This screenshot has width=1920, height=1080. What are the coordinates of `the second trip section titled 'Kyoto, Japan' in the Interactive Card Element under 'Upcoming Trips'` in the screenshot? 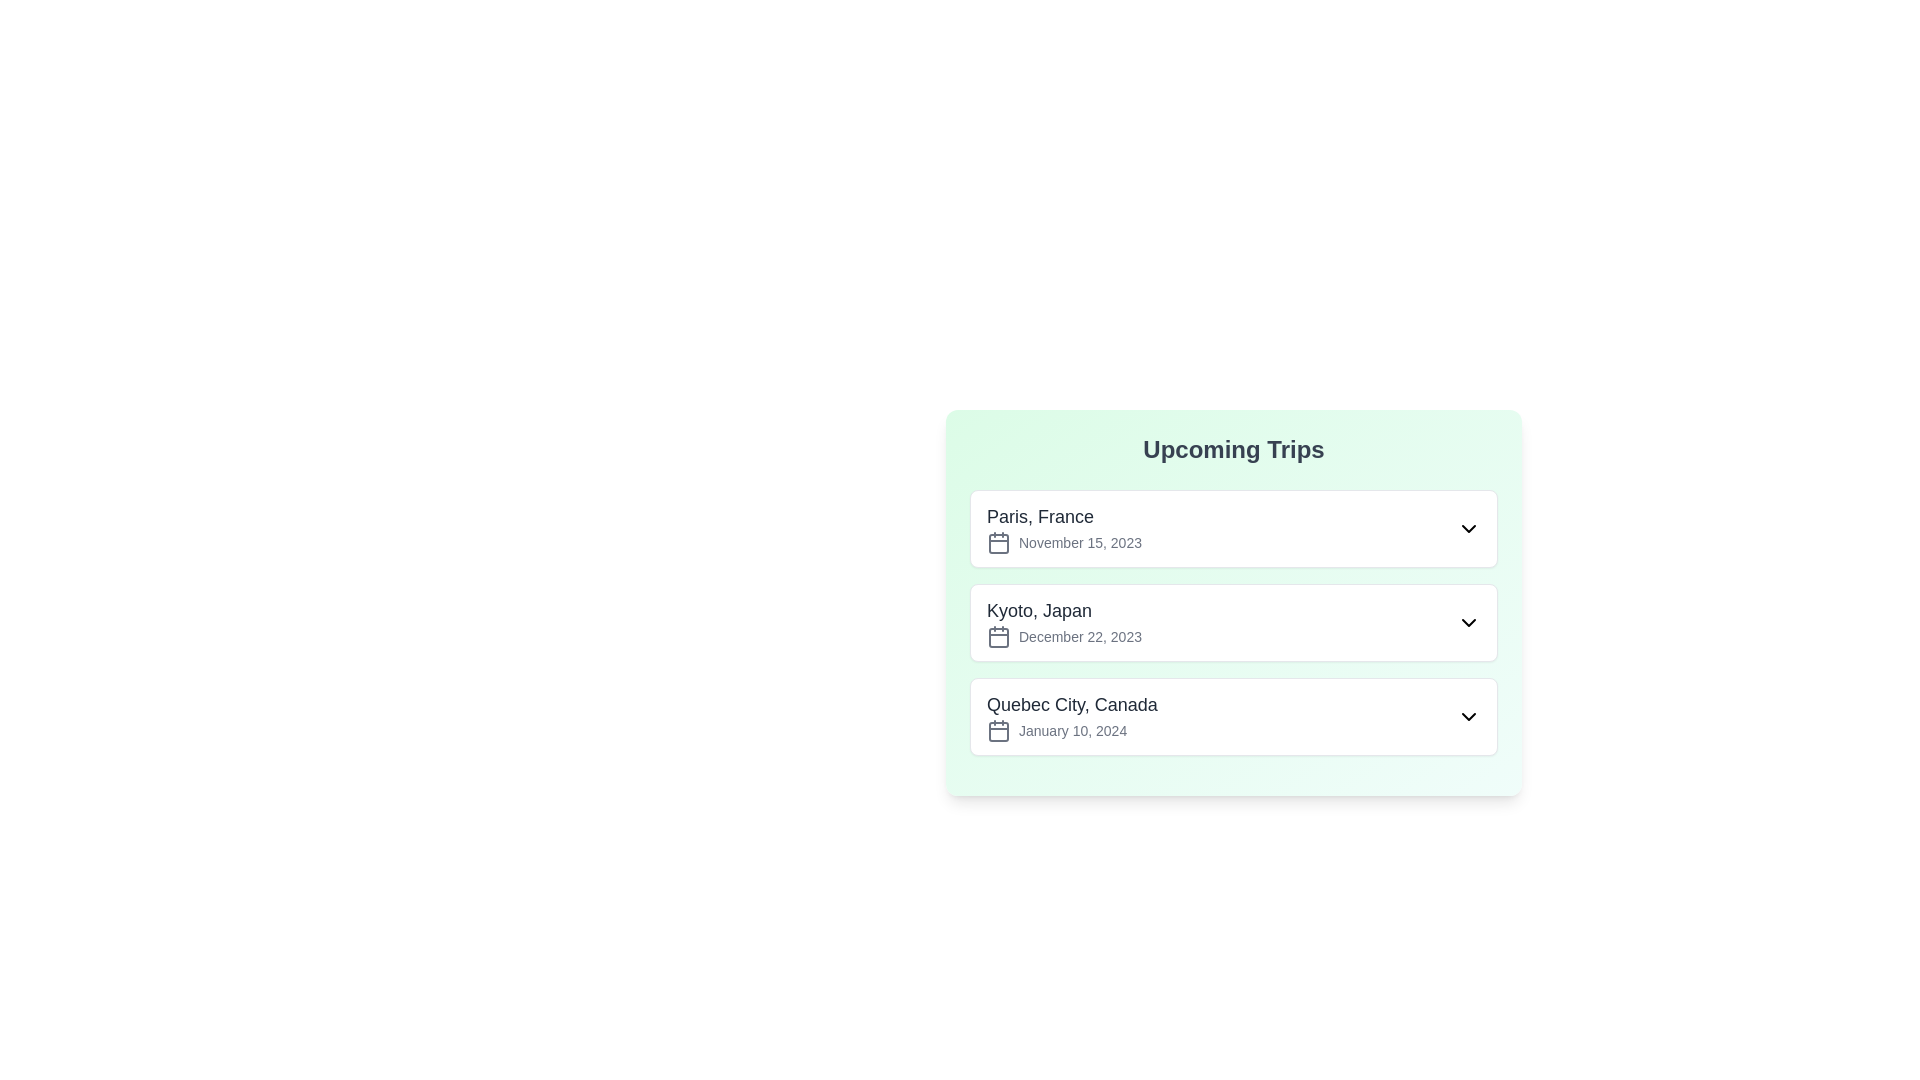 It's located at (1232, 601).